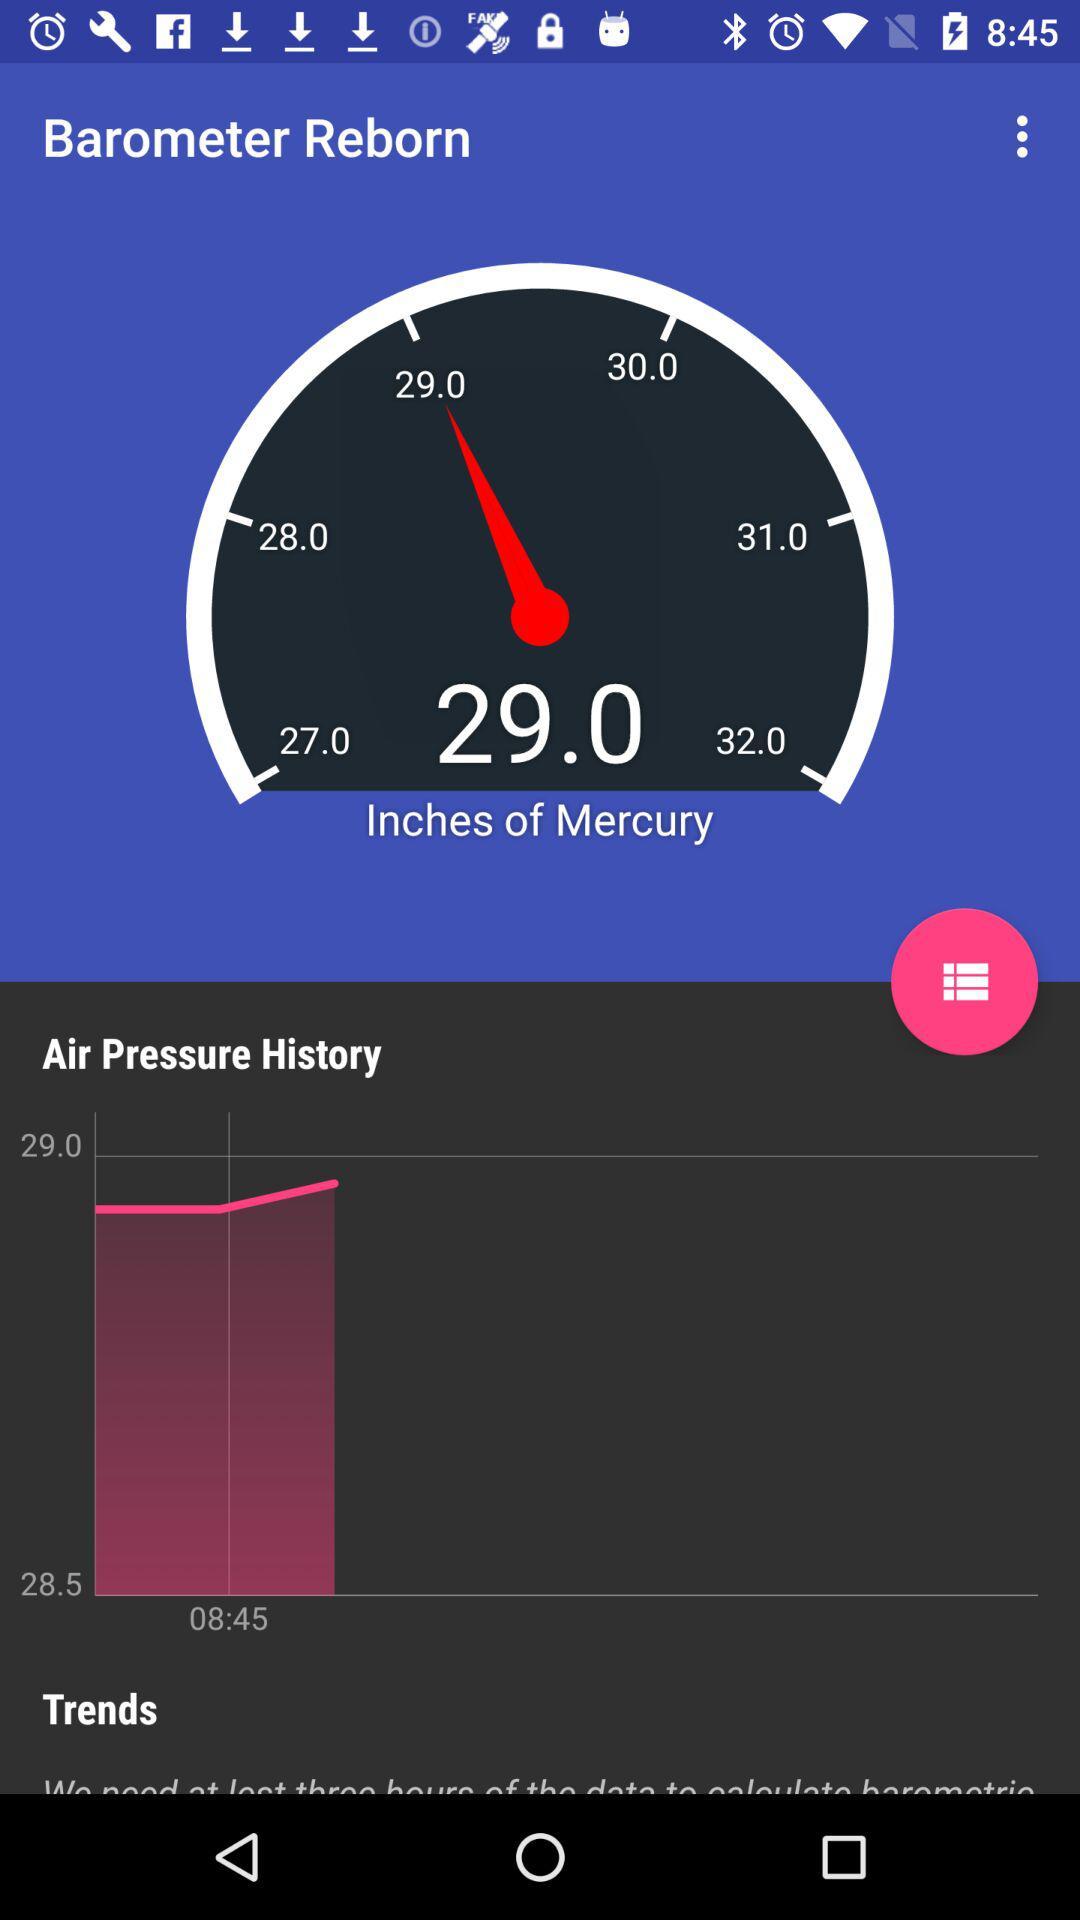  What do you see at coordinates (963, 981) in the screenshot?
I see `the list icon` at bounding box center [963, 981].